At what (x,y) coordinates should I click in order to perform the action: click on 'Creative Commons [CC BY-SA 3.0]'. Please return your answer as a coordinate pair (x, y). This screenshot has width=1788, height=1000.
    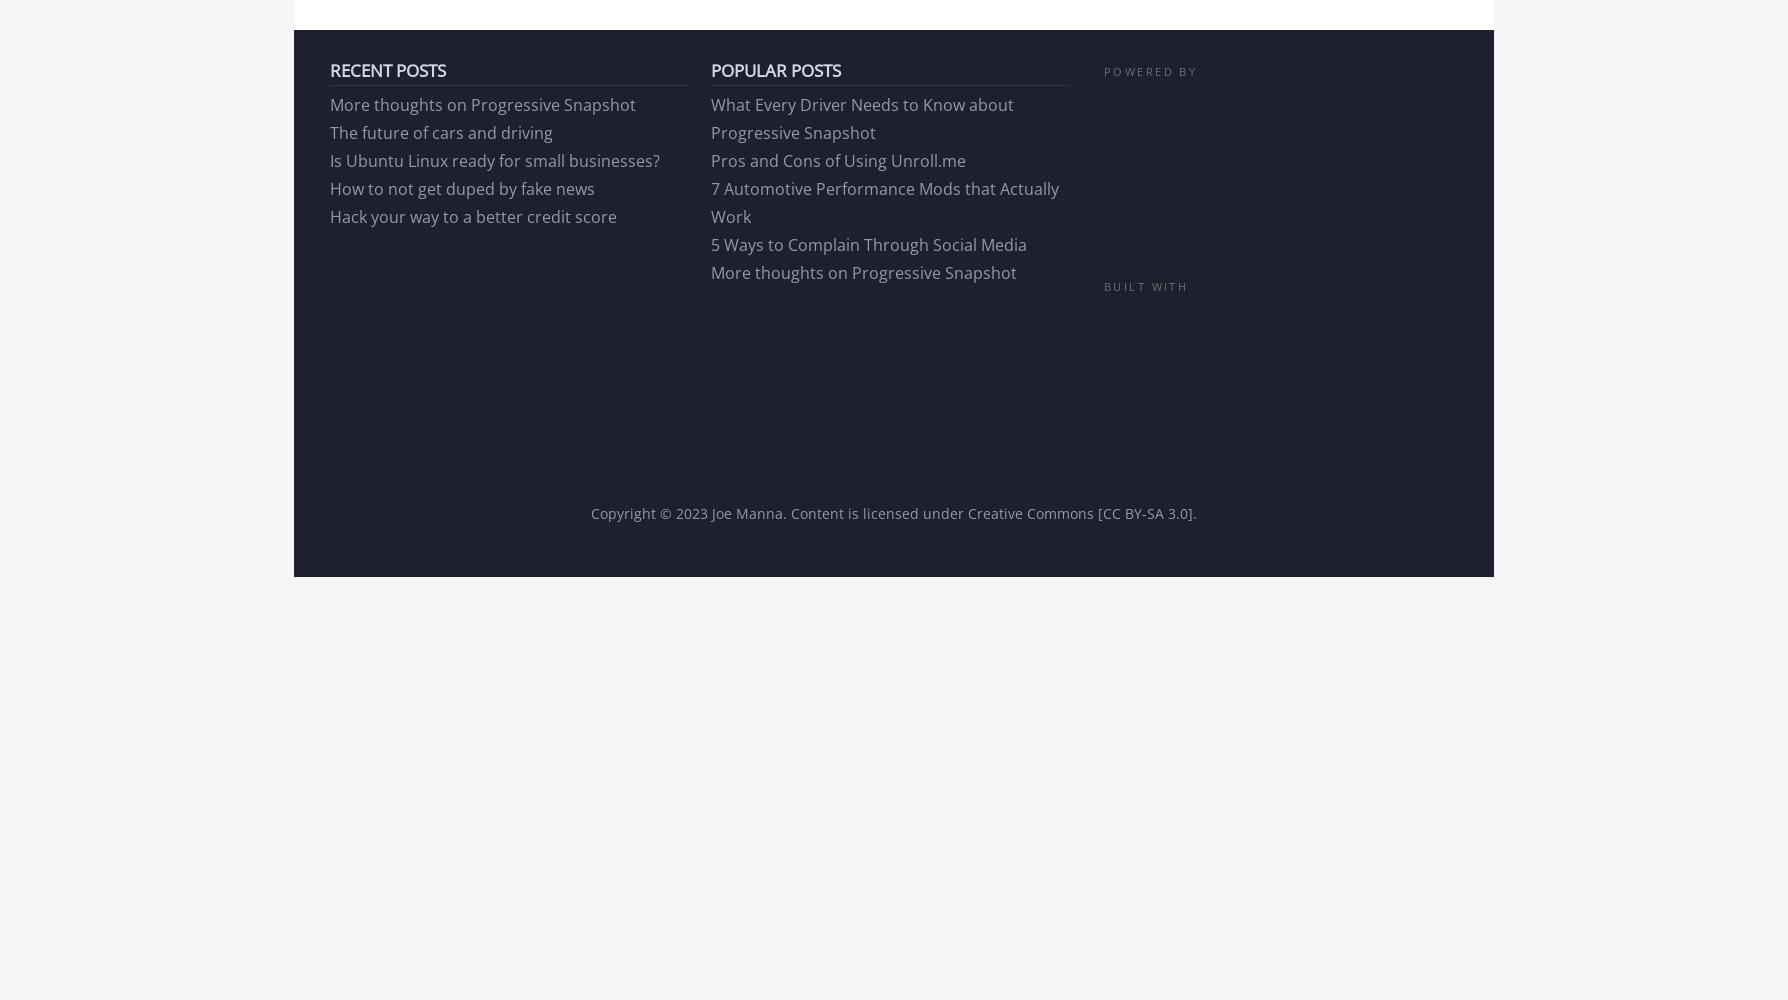
    Looking at the image, I should click on (1080, 513).